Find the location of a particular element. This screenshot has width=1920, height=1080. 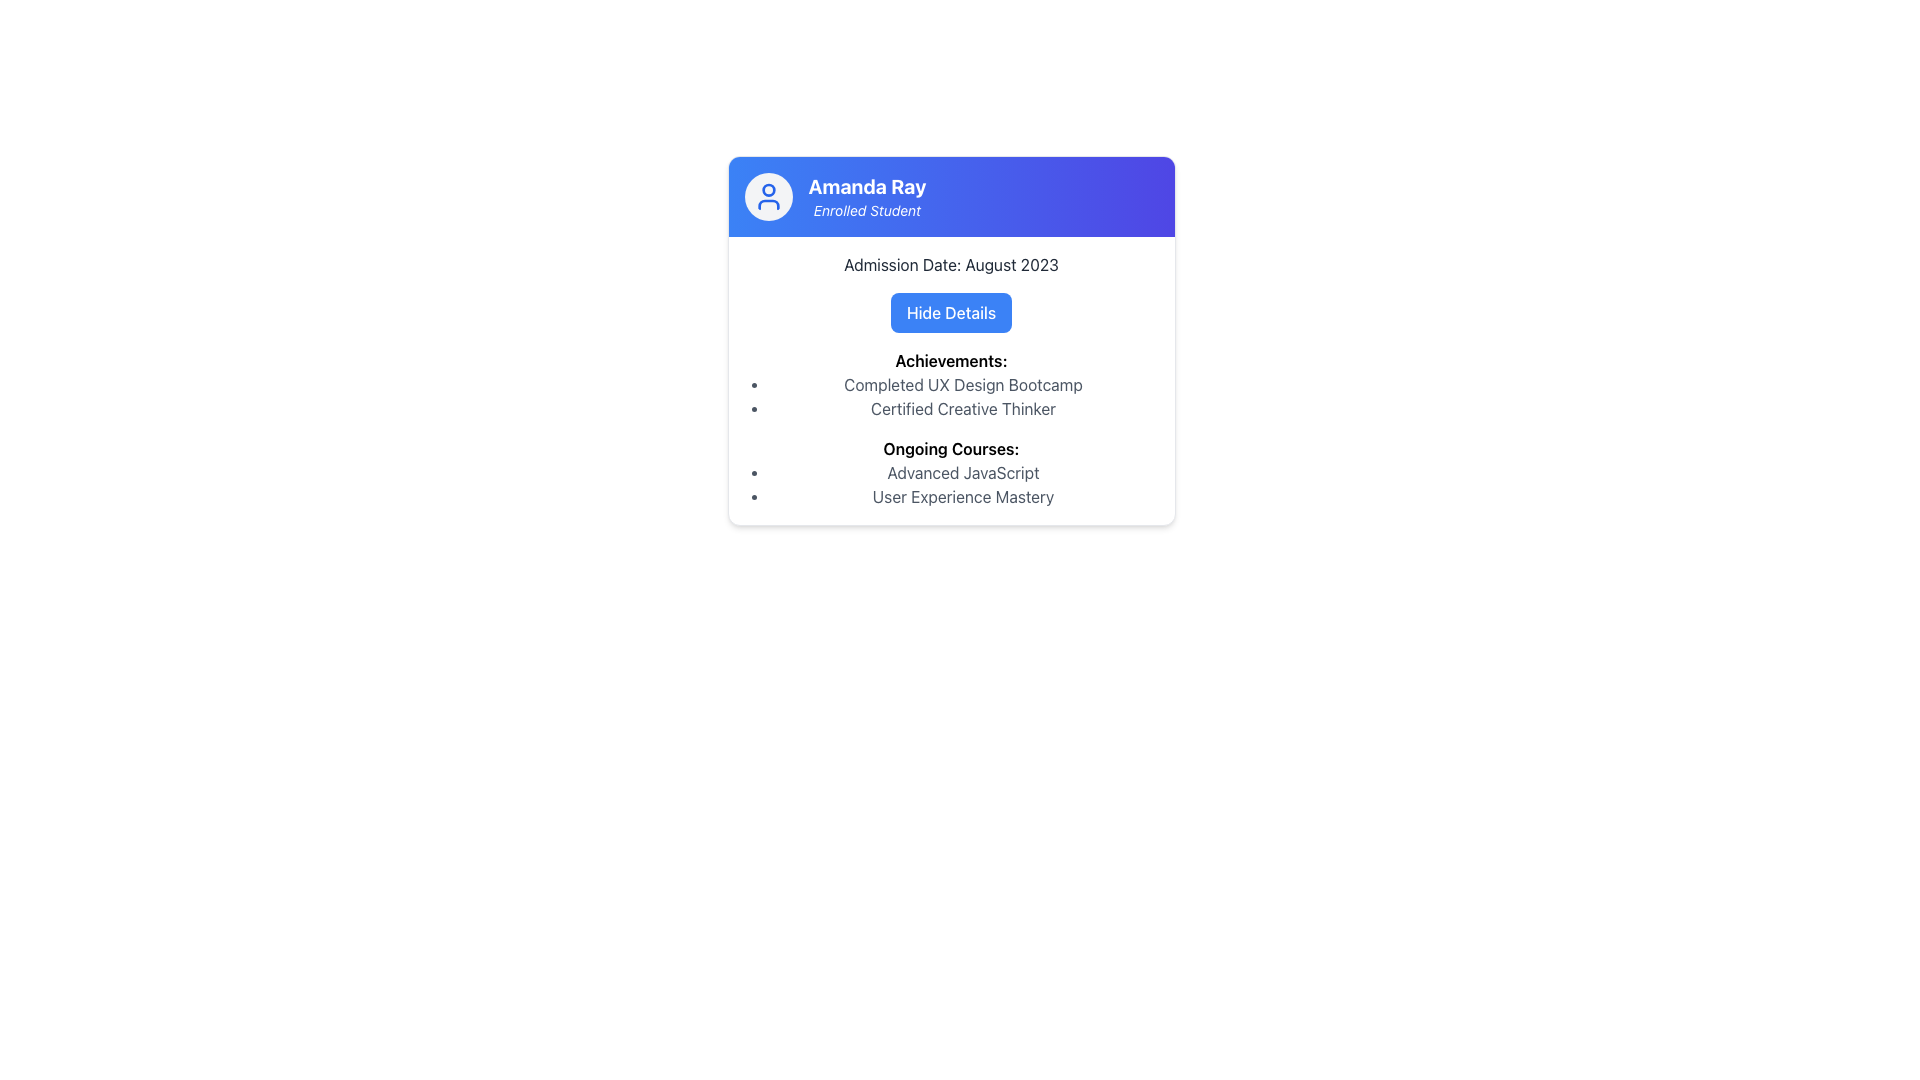

the circular SVG sub-element that is part of the user avatar icon located at the top-left corner of the card is located at coordinates (767, 190).